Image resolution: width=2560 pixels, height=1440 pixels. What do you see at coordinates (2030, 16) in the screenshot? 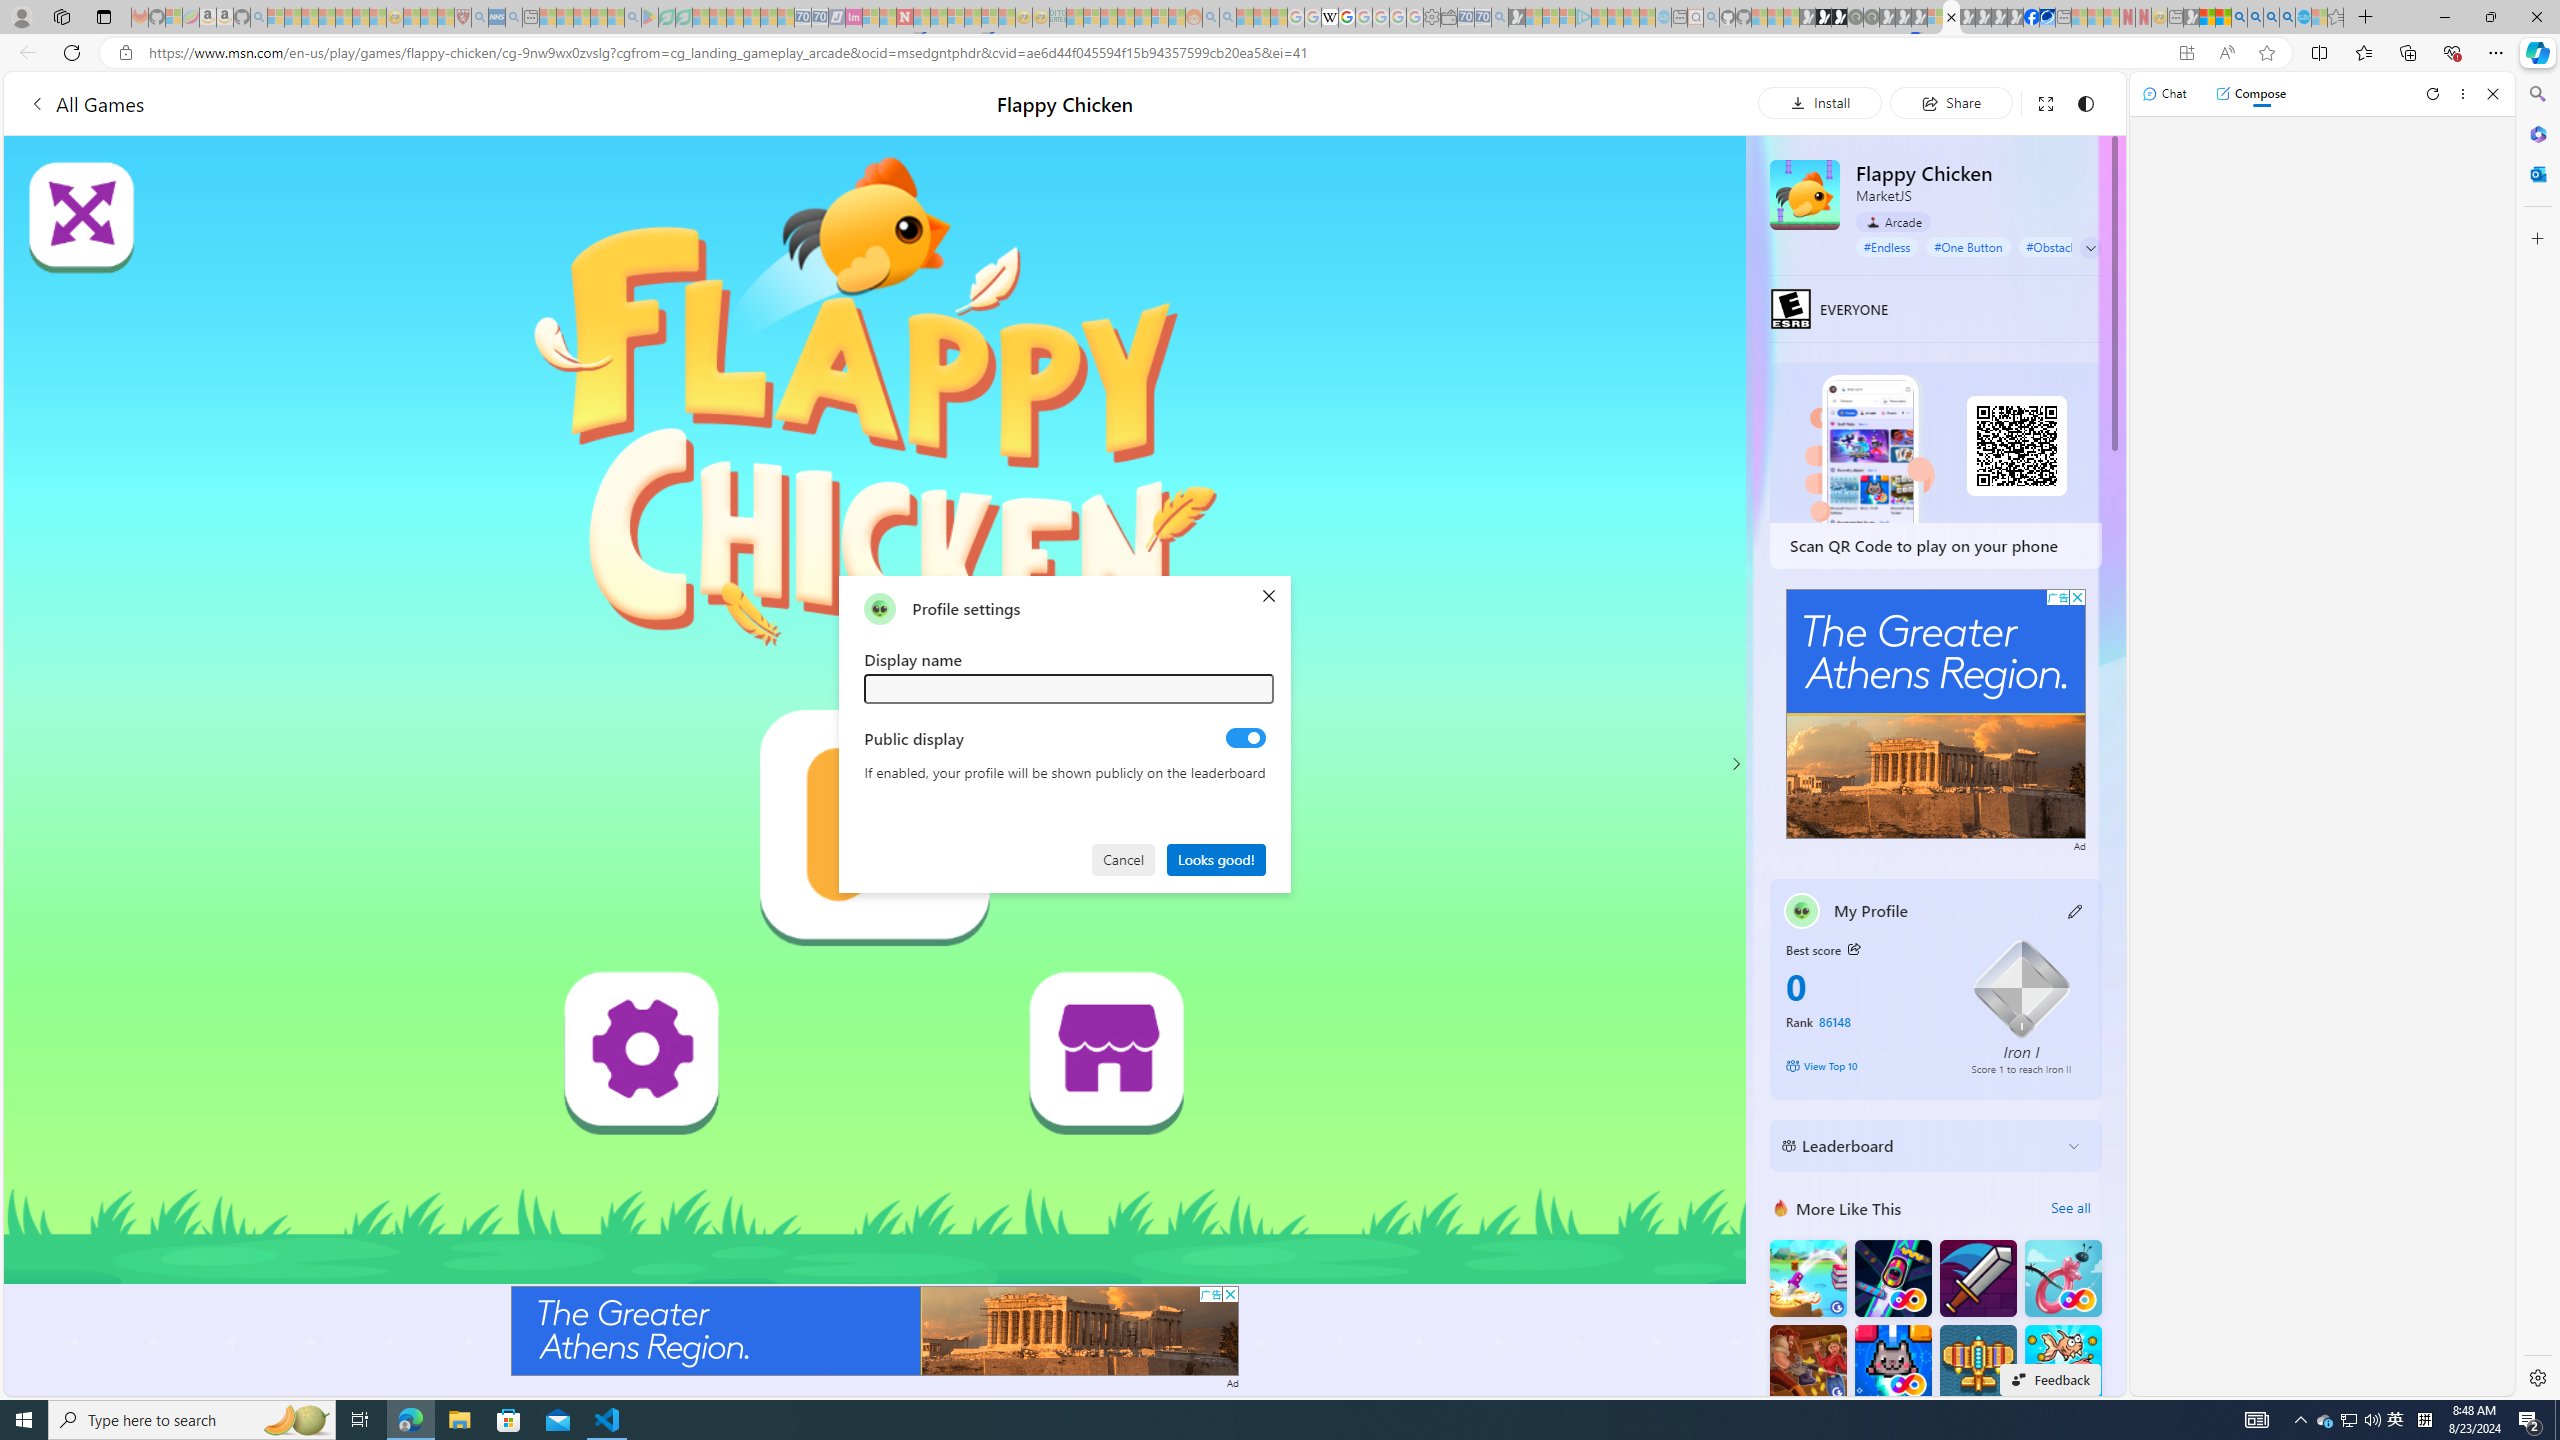
I see `'Nordace | Facebook'` at bounding box center [2030, 16].